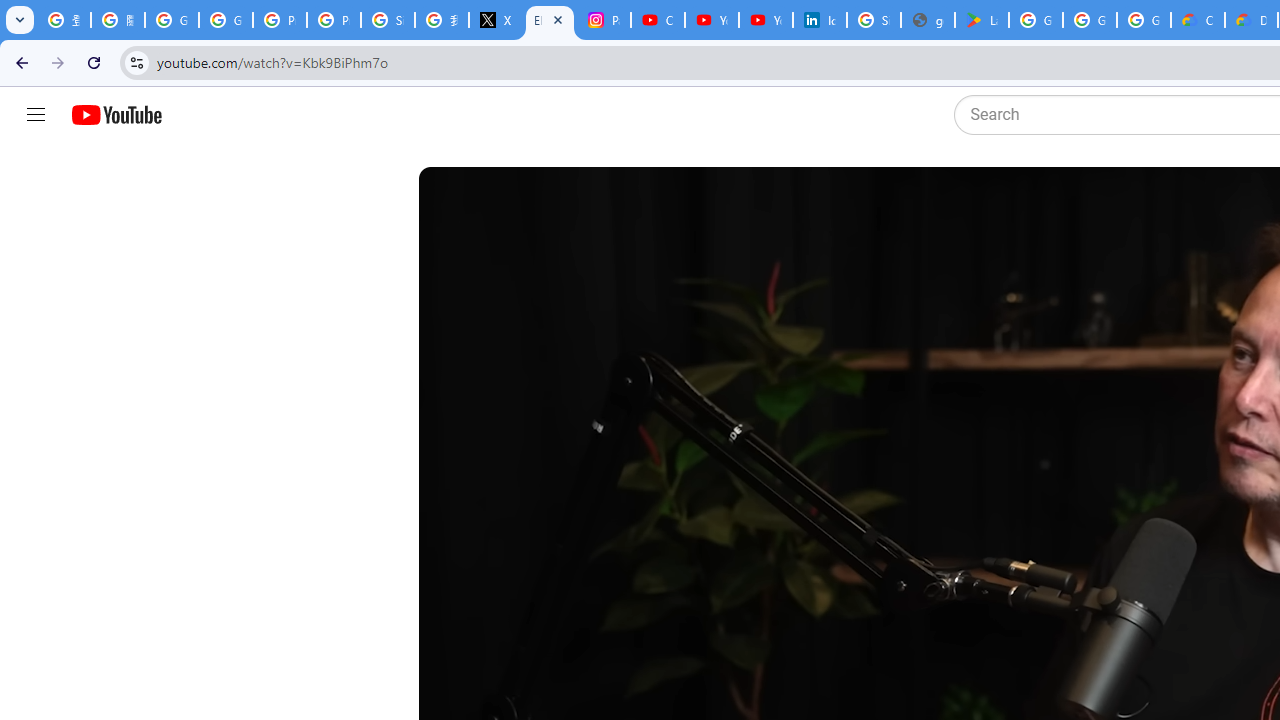 The image size is (1280, 720). What do you see at coordinates (765, 20) in the screenshot?
I see `'YouTube Culture & Trends - YouTube Top 10, 2021'` at bounding box center [765, 20].